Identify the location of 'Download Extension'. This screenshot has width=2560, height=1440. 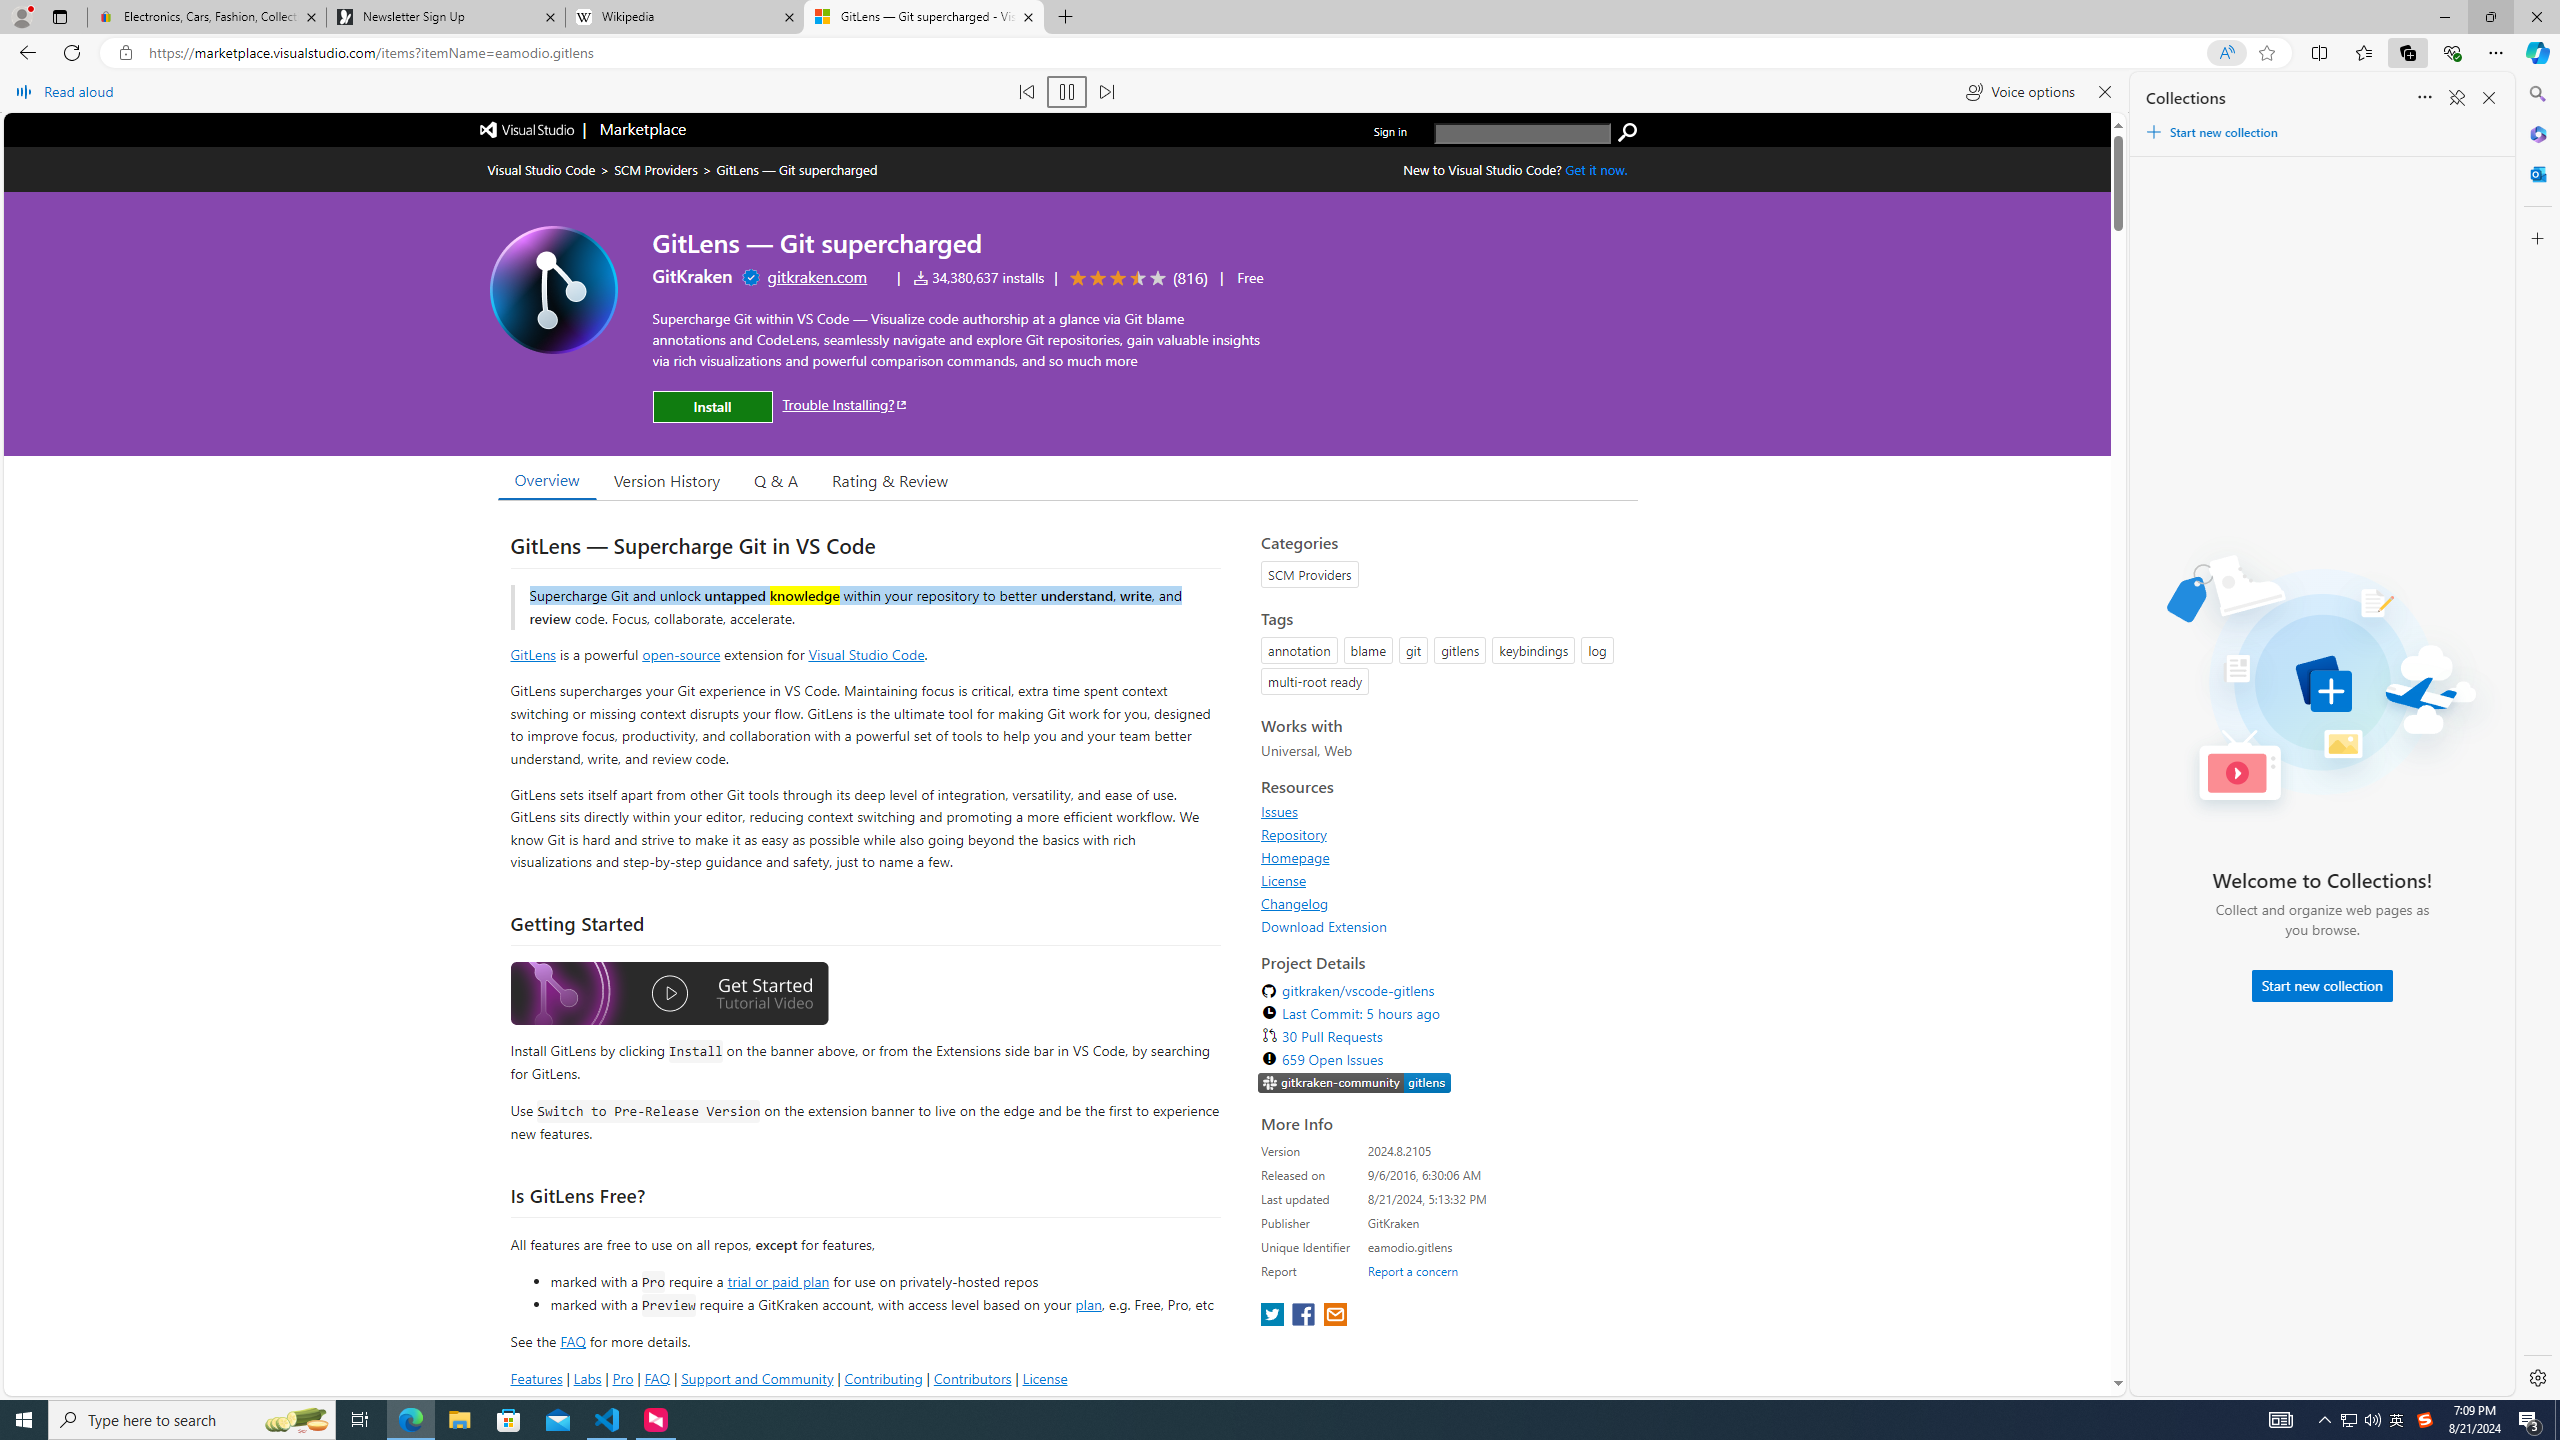
(1443, 926).